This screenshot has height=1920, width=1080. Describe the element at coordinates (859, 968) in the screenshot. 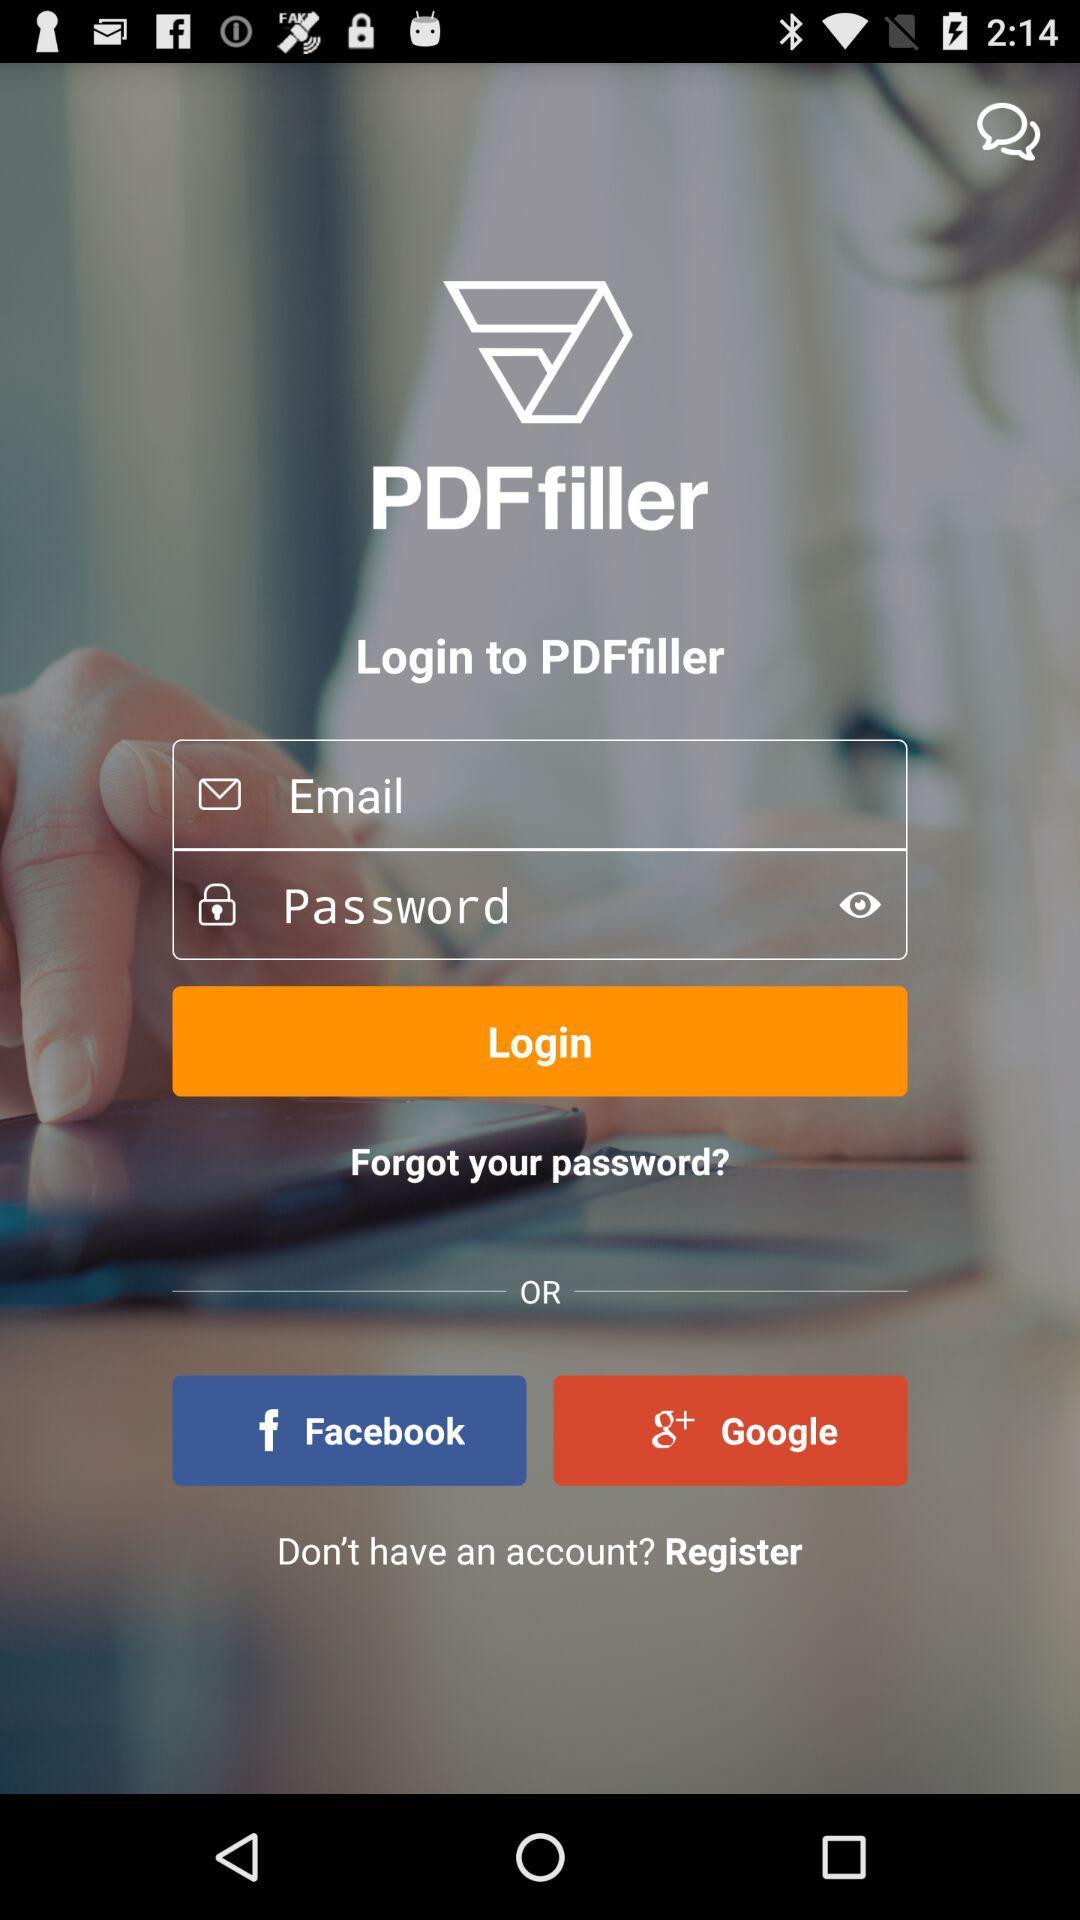

I see `the visibility icon` at that location.